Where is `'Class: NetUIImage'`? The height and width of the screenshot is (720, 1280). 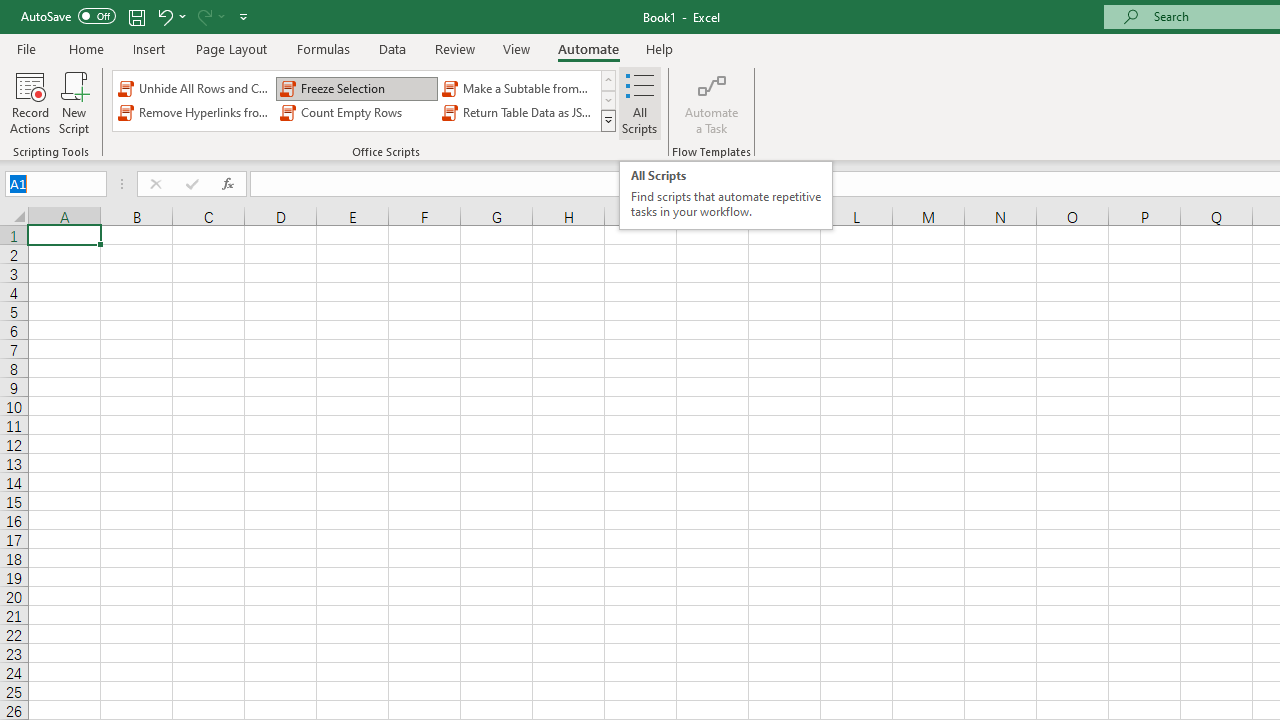 'Class: NetUIImage' is located at coordinates (608, 120).